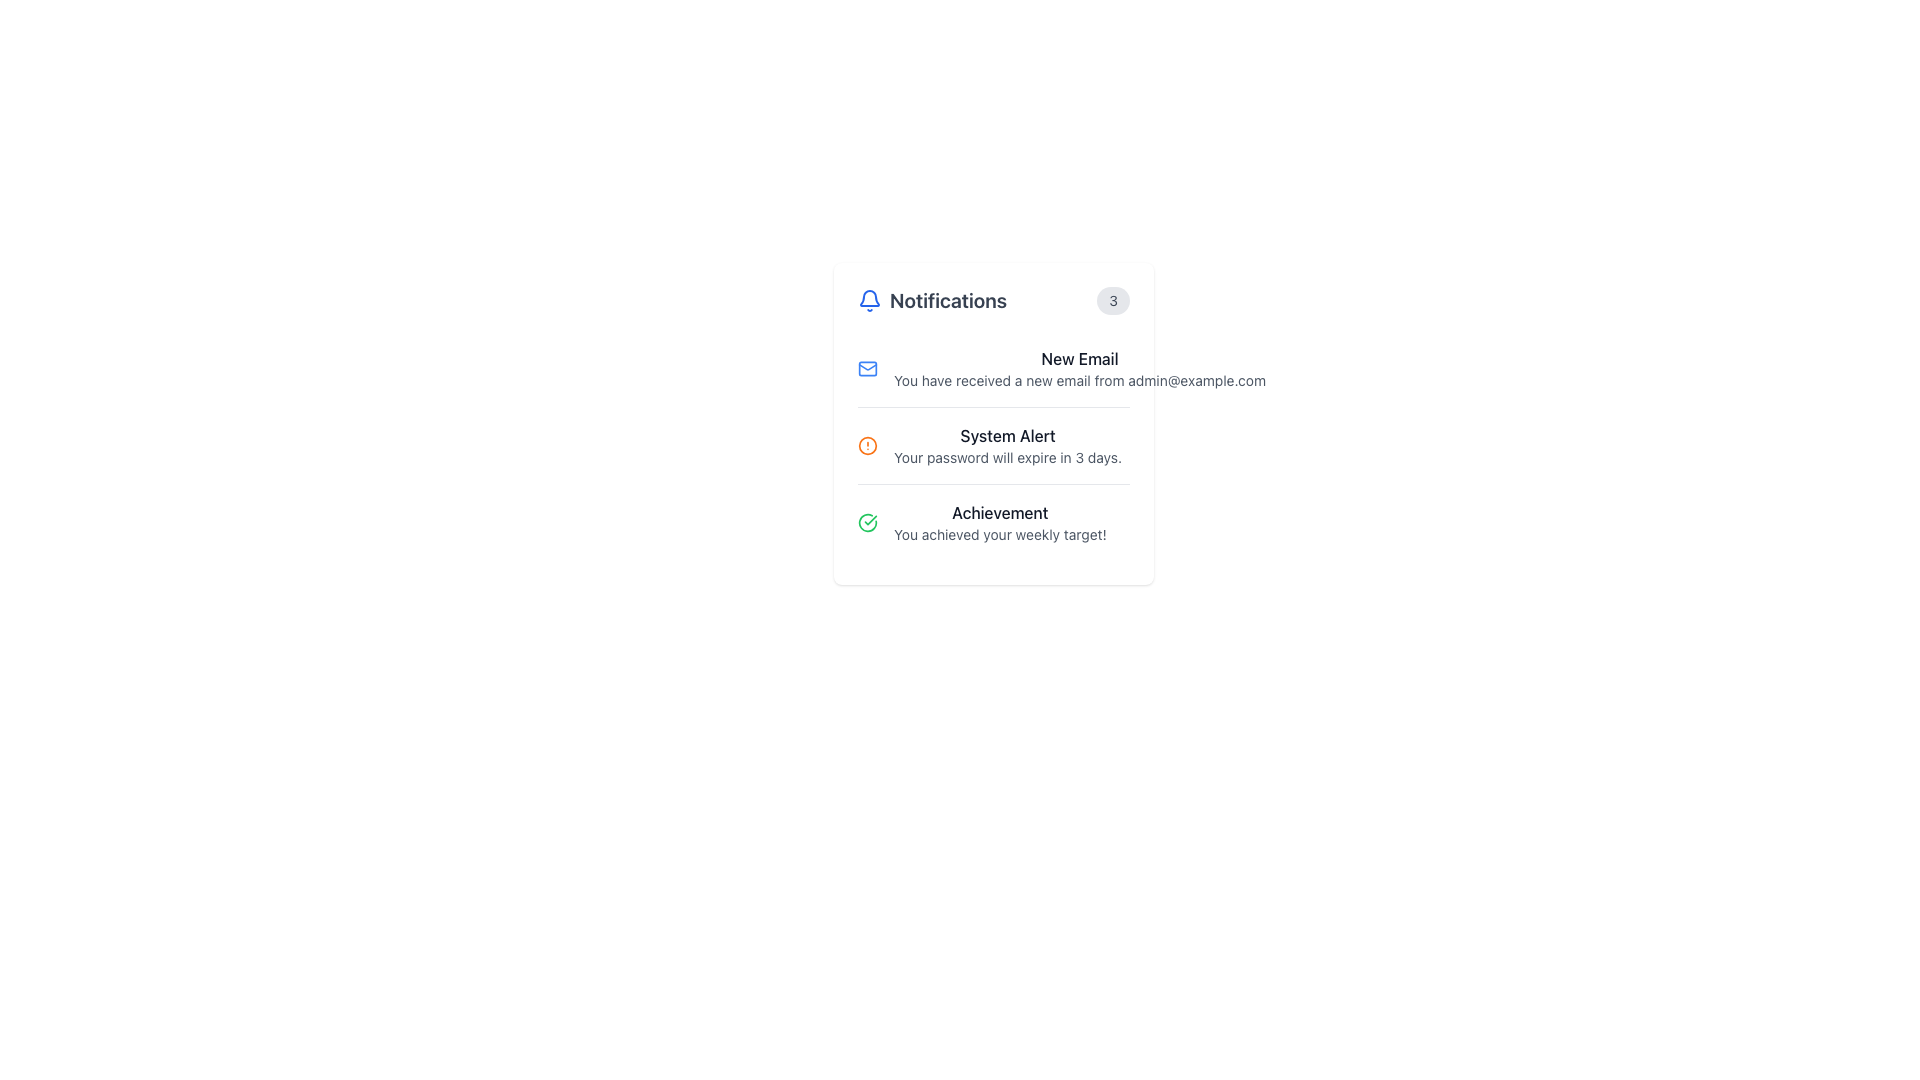 The width and height of the screenshot is (1920, 1080). Describe the element at coordinates (1112, 300) in the screenshot. I see `the Notification Badge, a small circular badge with a light gray background and the number '3' in dark gray, located on the right side of the header area of the notification card` at that location.